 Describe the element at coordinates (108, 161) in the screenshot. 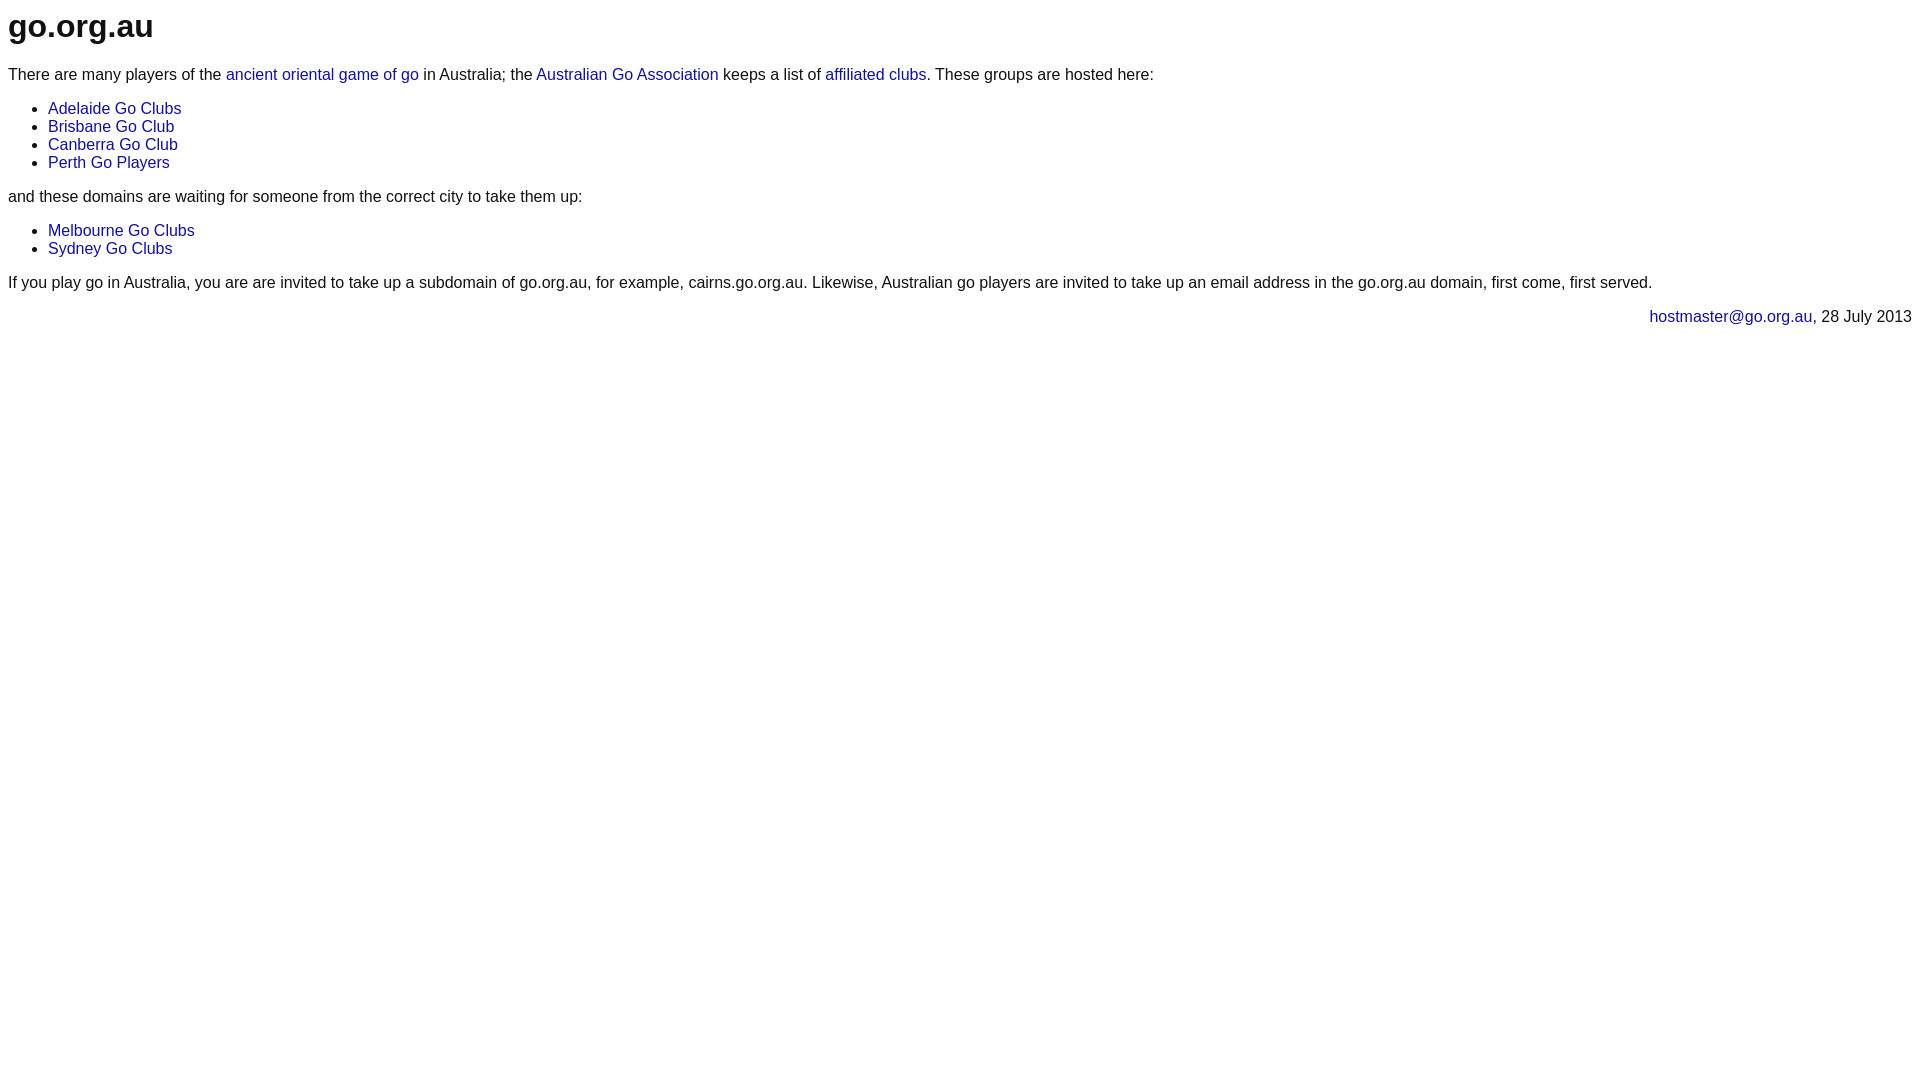

I see `'Perth Go Players'` at that location.